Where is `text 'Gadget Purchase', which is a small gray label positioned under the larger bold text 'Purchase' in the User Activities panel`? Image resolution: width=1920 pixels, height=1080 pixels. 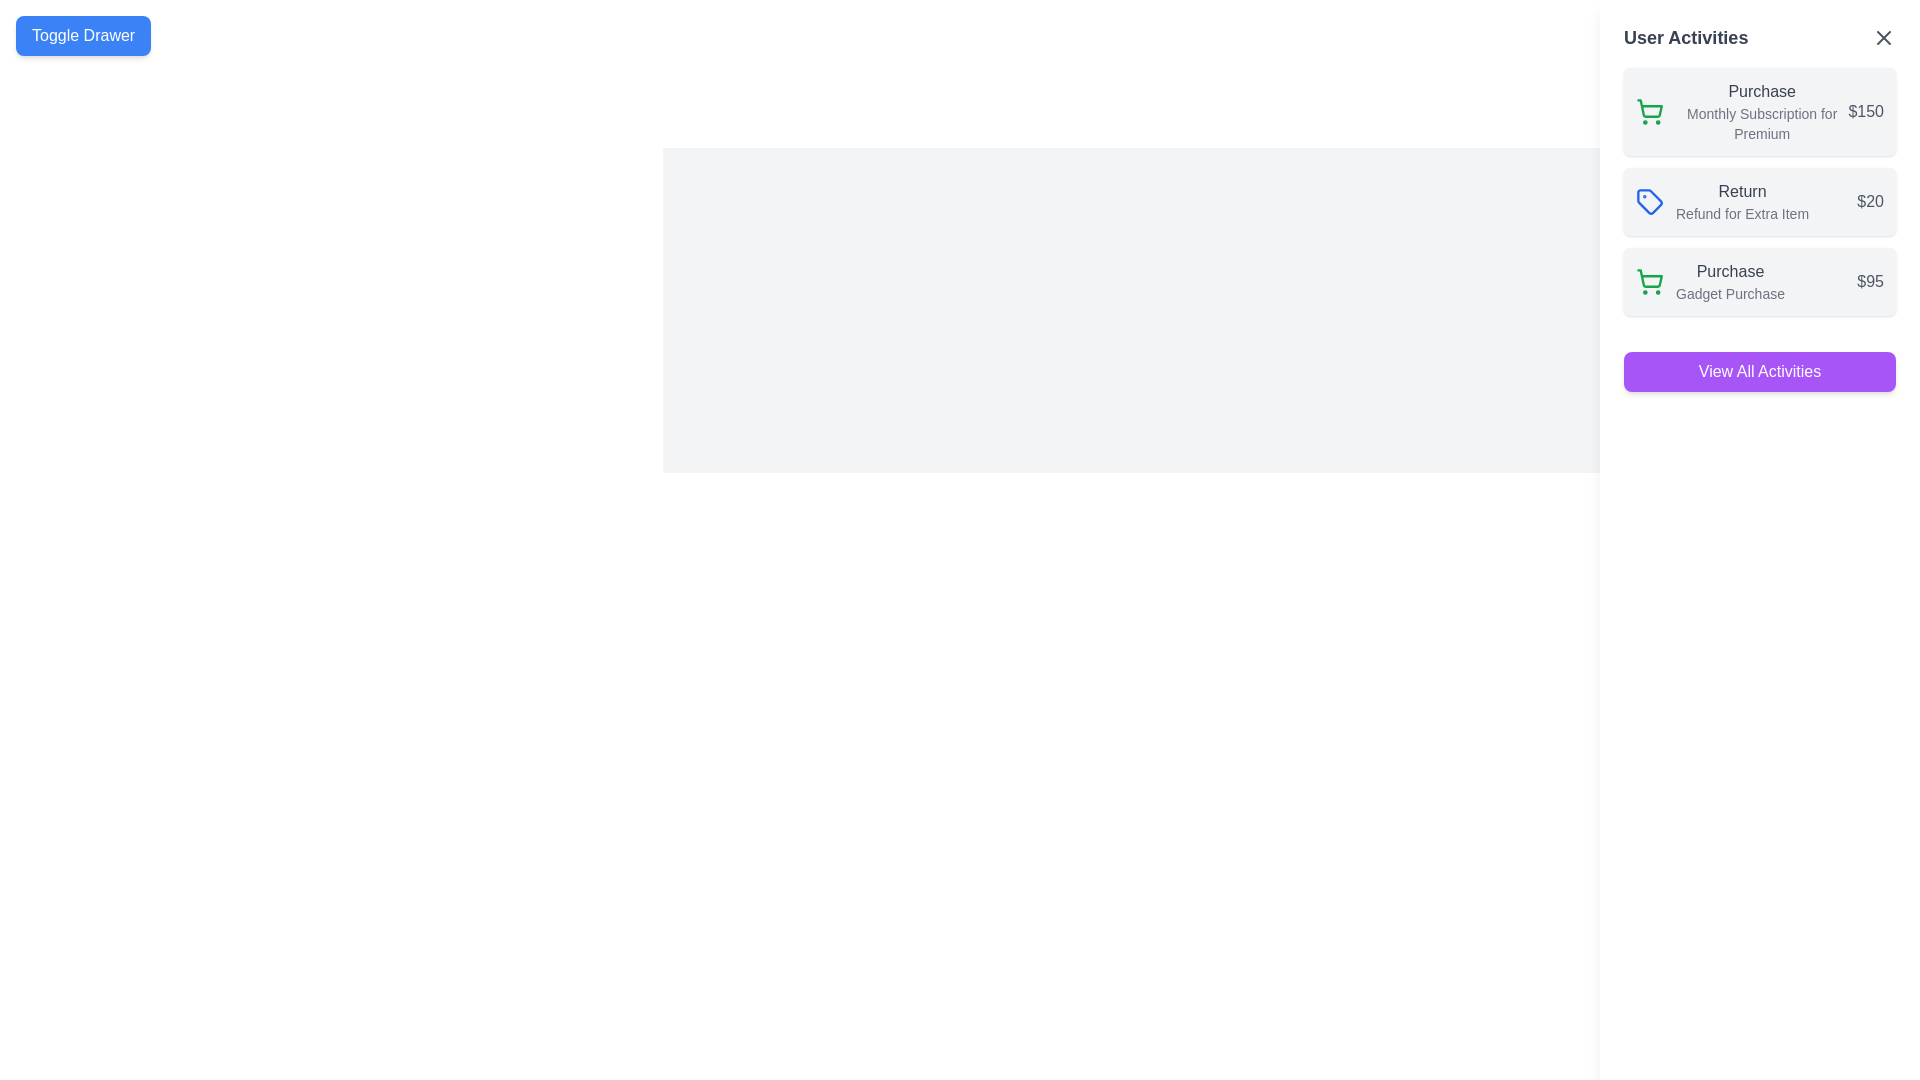
text 'Gadget Purchase', which is a small gray label positioned under the larger bold text 'Purchase' in the User Activities panel is located at coordinates (1729, 293).